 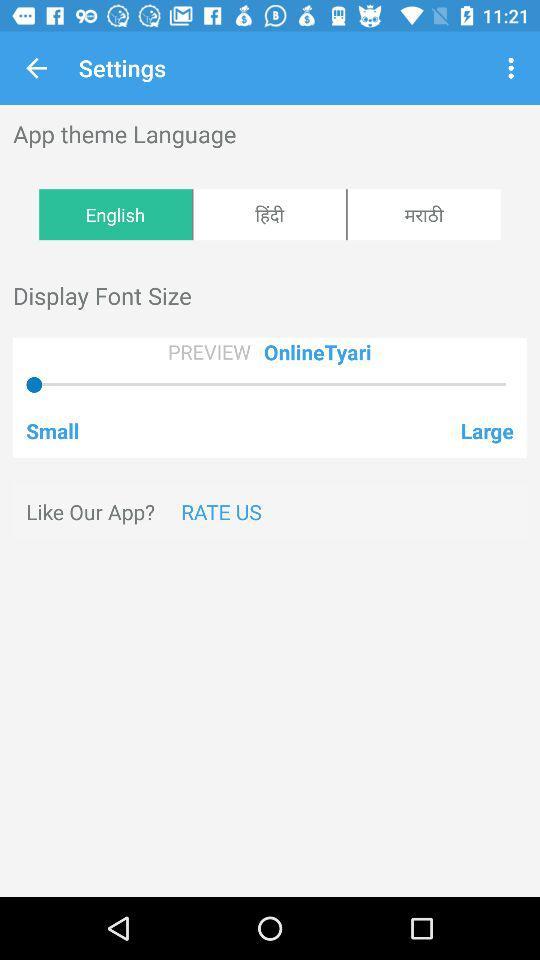 What do you see at coordinates (220, 510) in the screenshot?
I see `icon next to like our app? icon` at bounding box center [220, 510].